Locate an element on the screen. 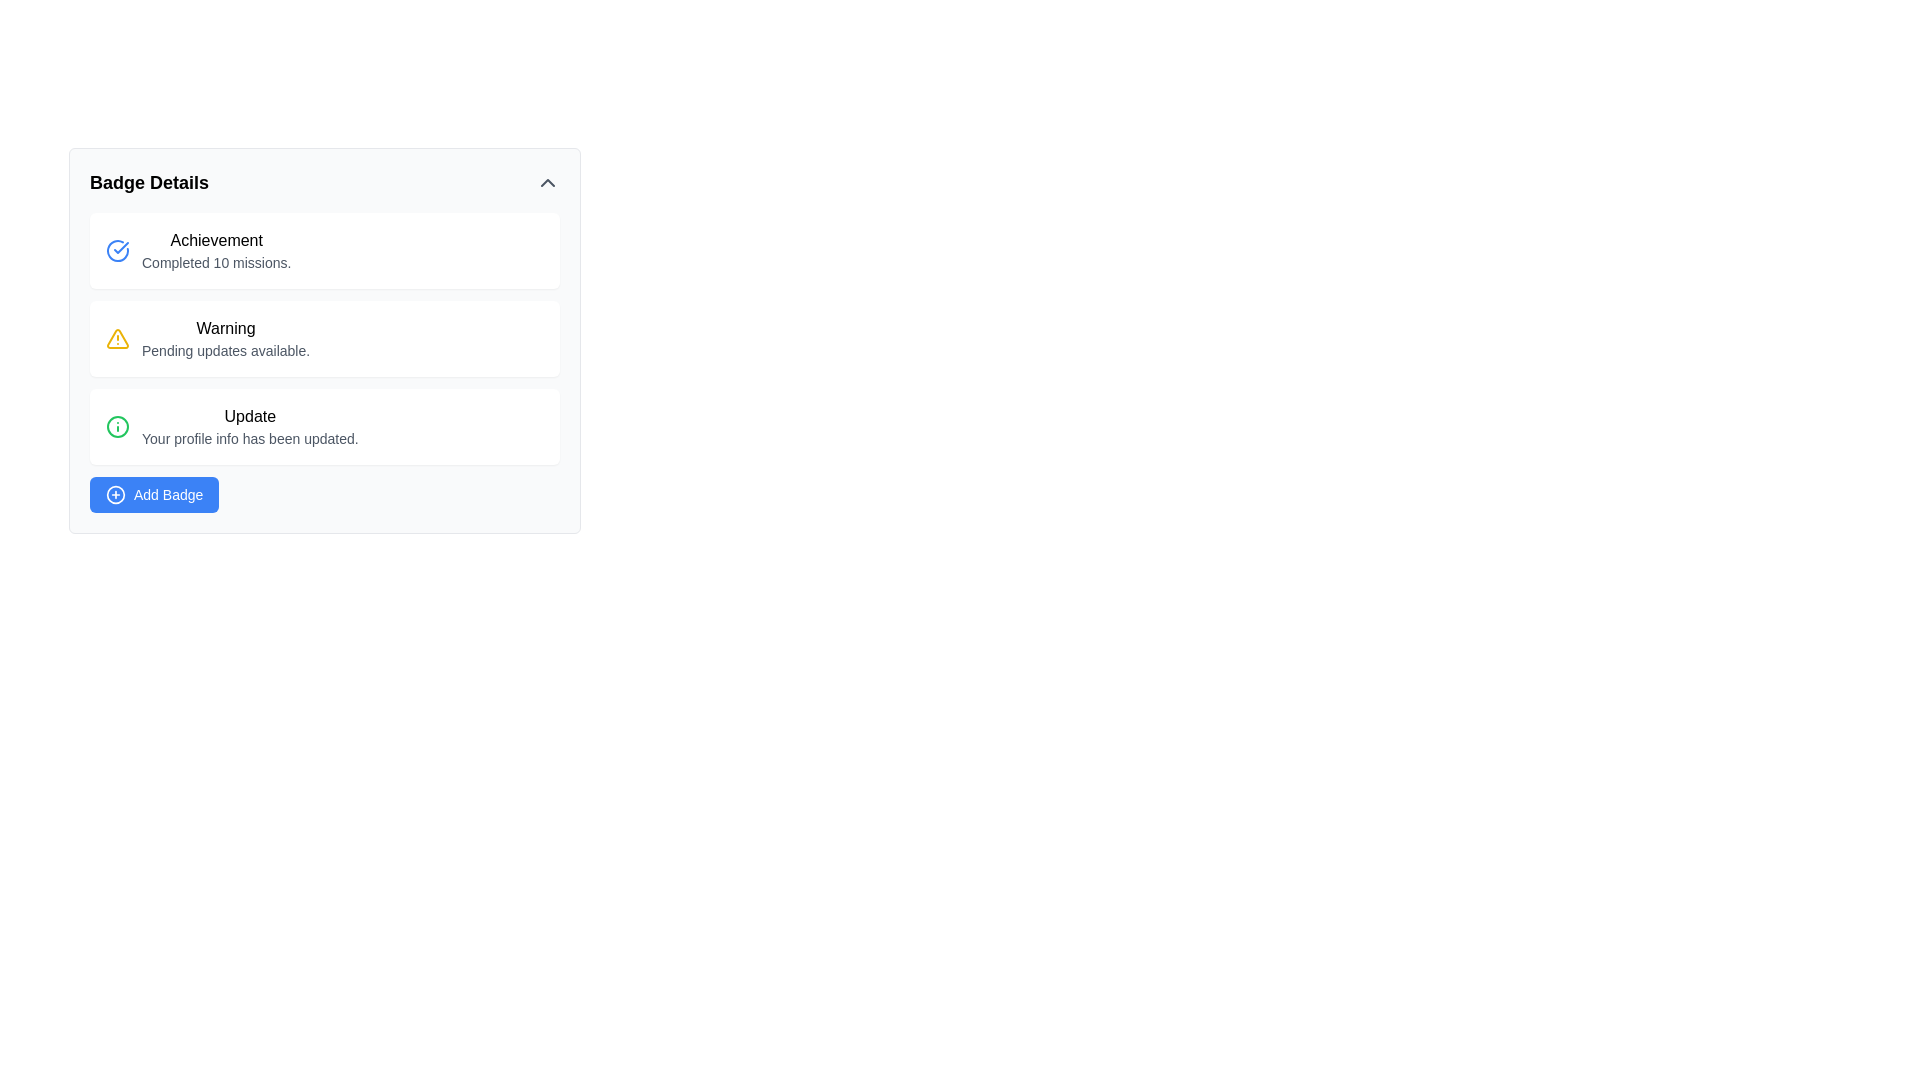 This screenshot has height=1080, width=1920. the icon within the 'Add Badge' button located at the bottom-left section of the 'Badge Details' card to trigger context-specific actions is located at coordinates (114, 494).